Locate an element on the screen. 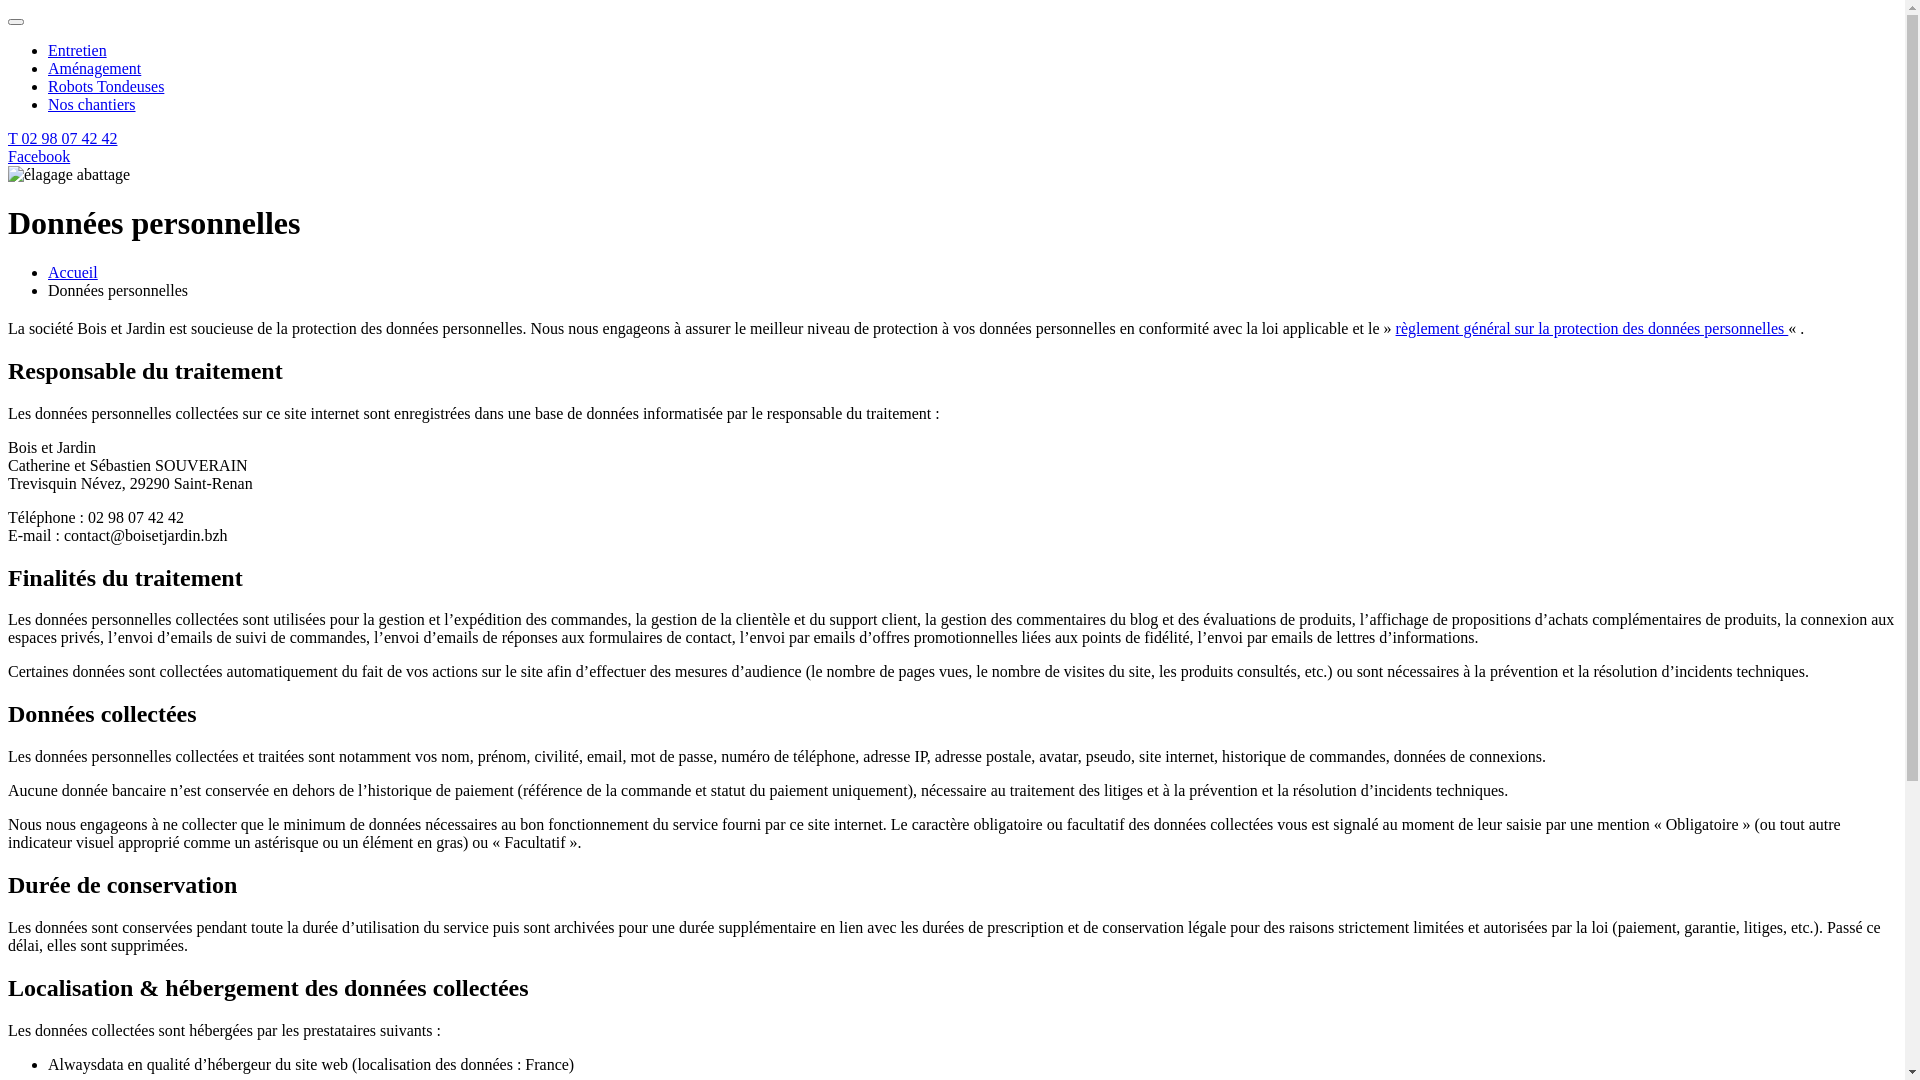 This screenshot has height=1080, width=1920. 'Entretien' is located at coordinates (77, 49).